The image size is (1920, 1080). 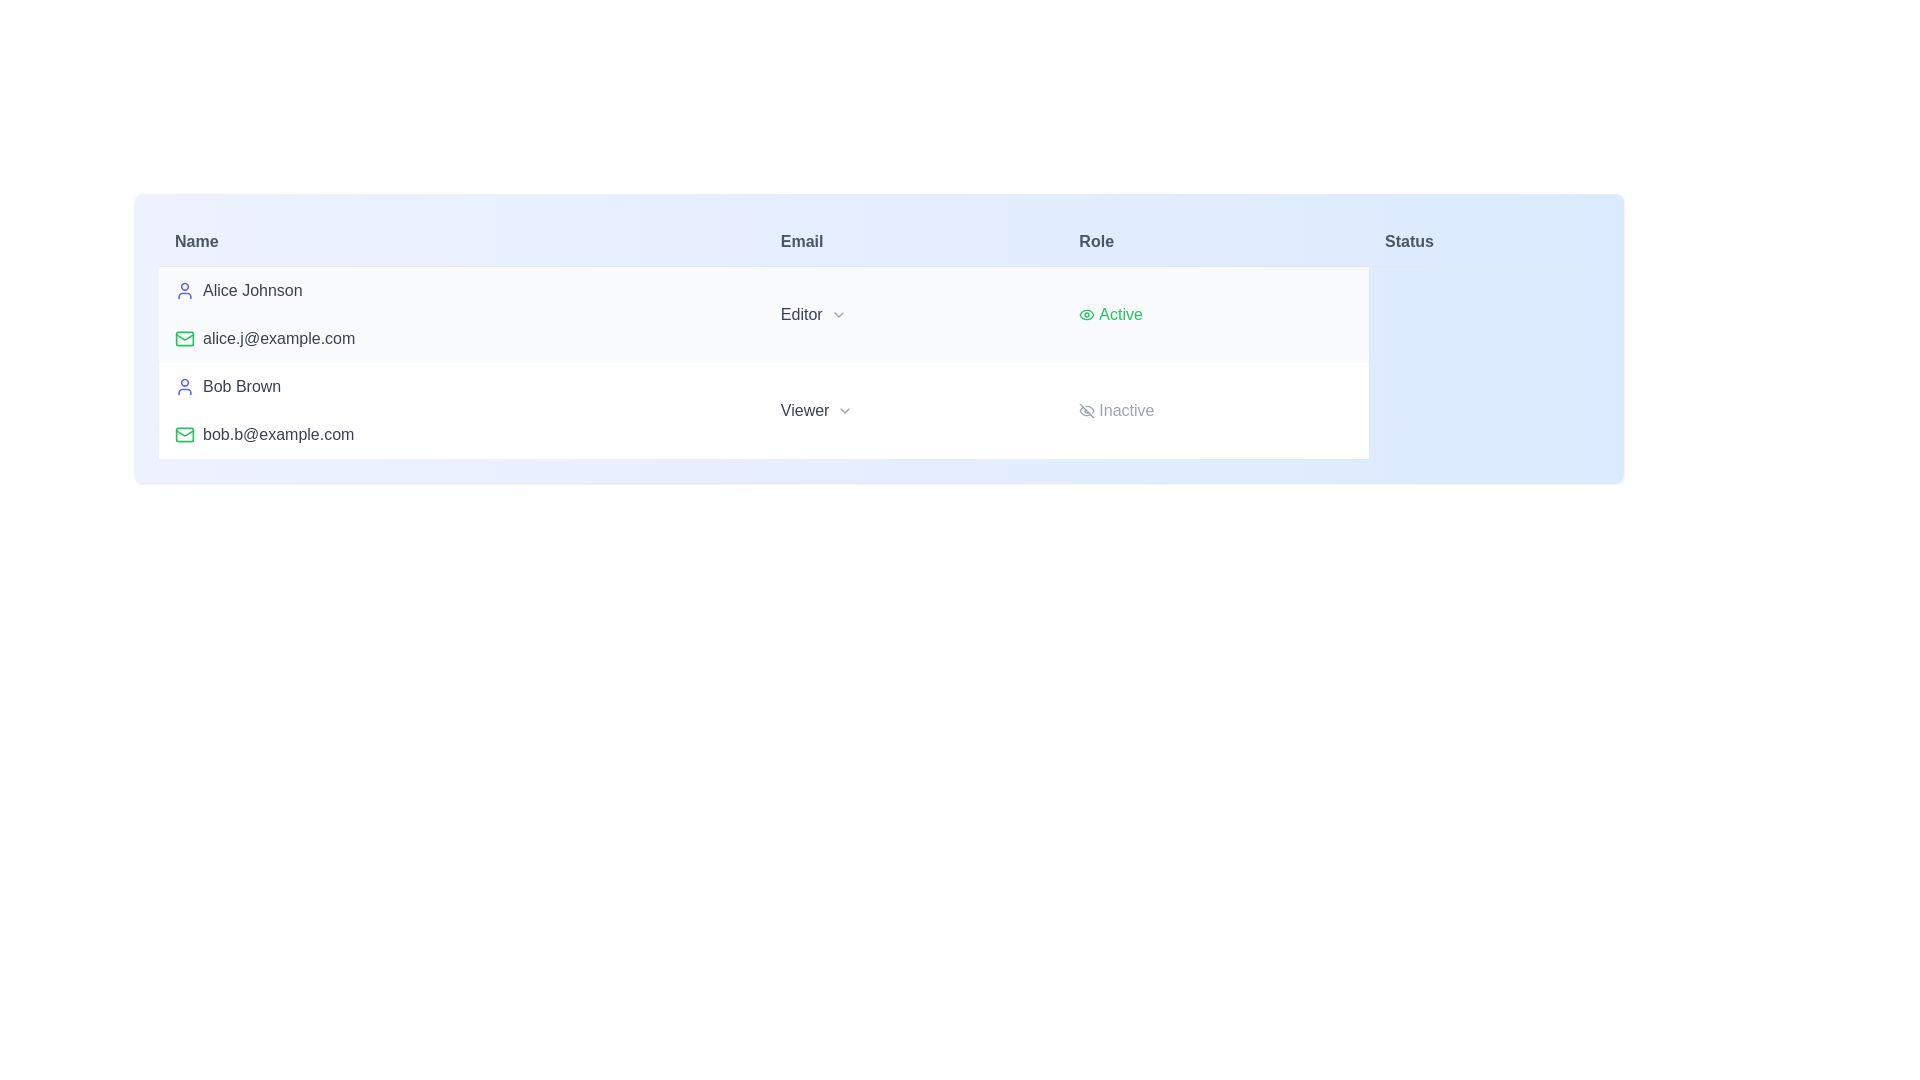 I want to click on the email icon representing the email address 'bob.b@example.com' located in the second row of the table, so click(x=185, y=434).